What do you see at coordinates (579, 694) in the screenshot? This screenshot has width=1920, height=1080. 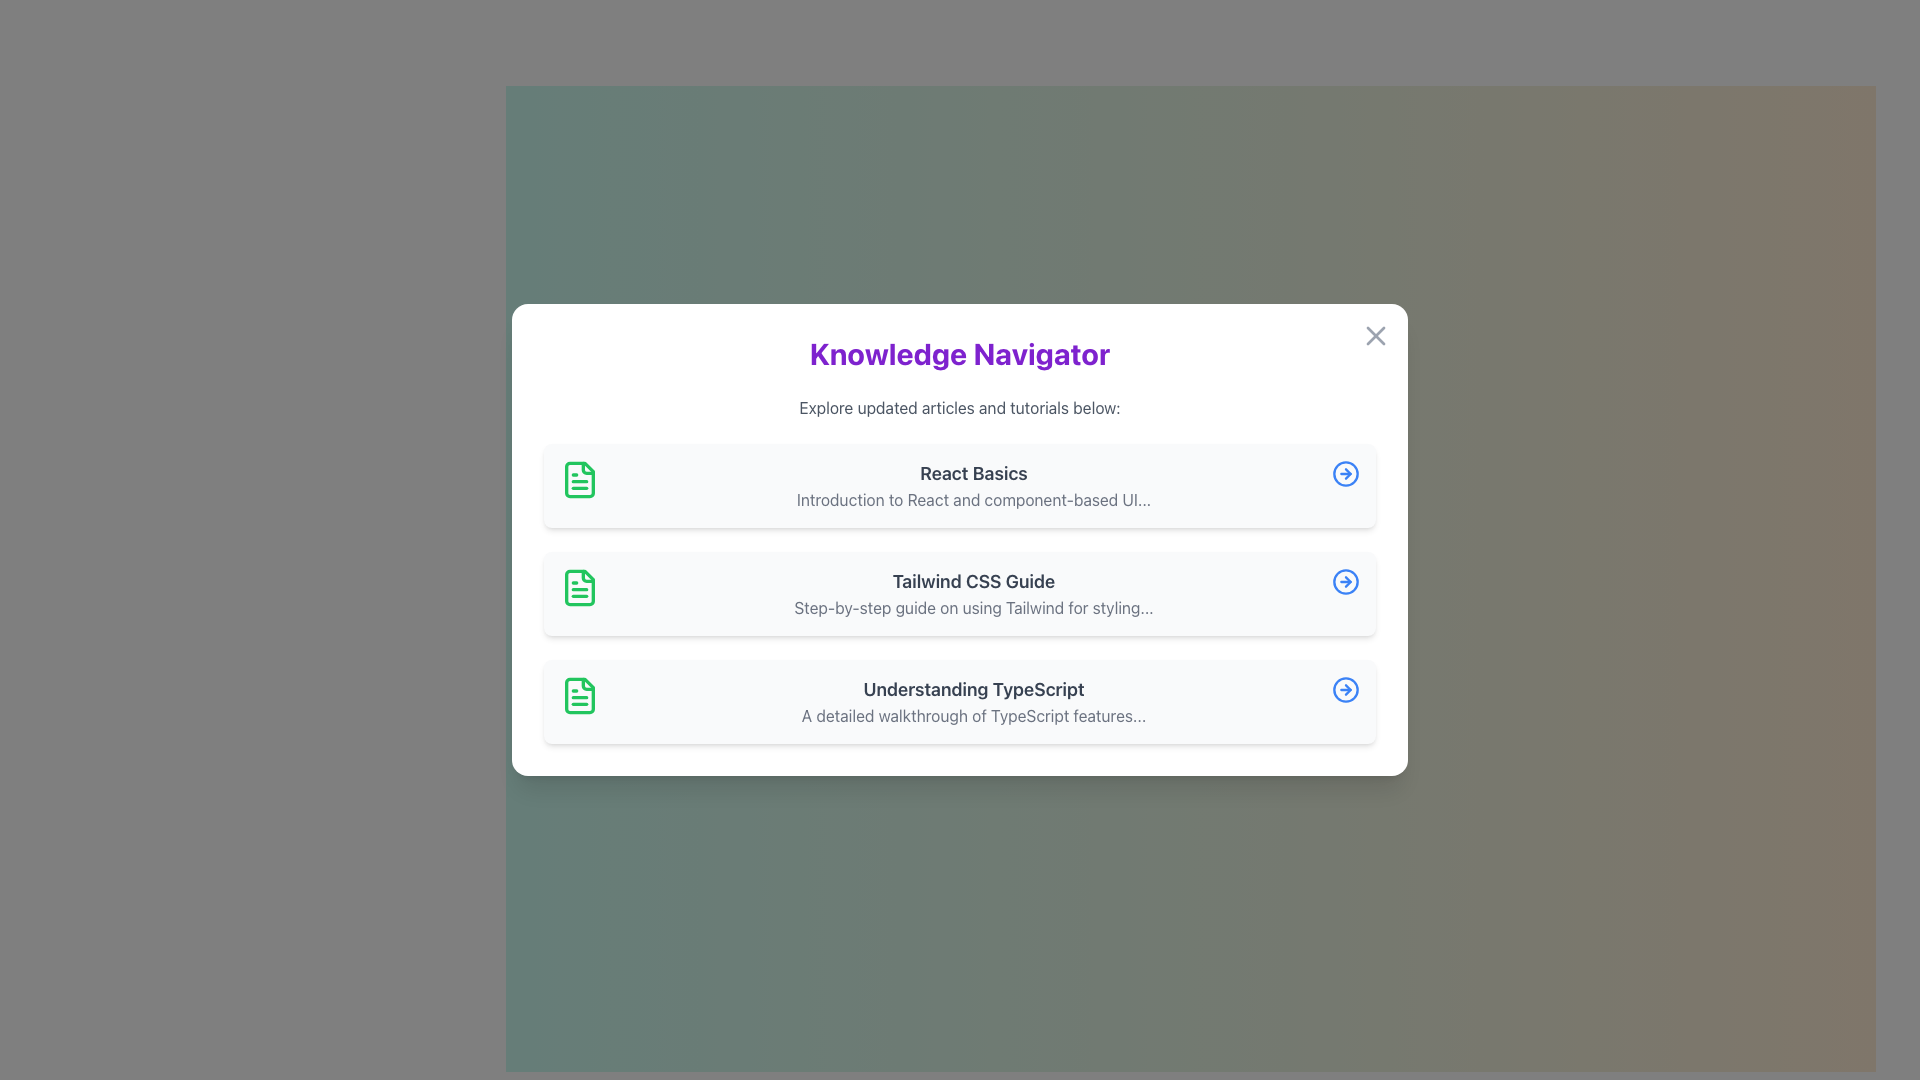 I see `the clickable document icon that represents the 'Understanding TypeScript' guide, located at the bottom of the vertical list` at bounding box center [579, 694].